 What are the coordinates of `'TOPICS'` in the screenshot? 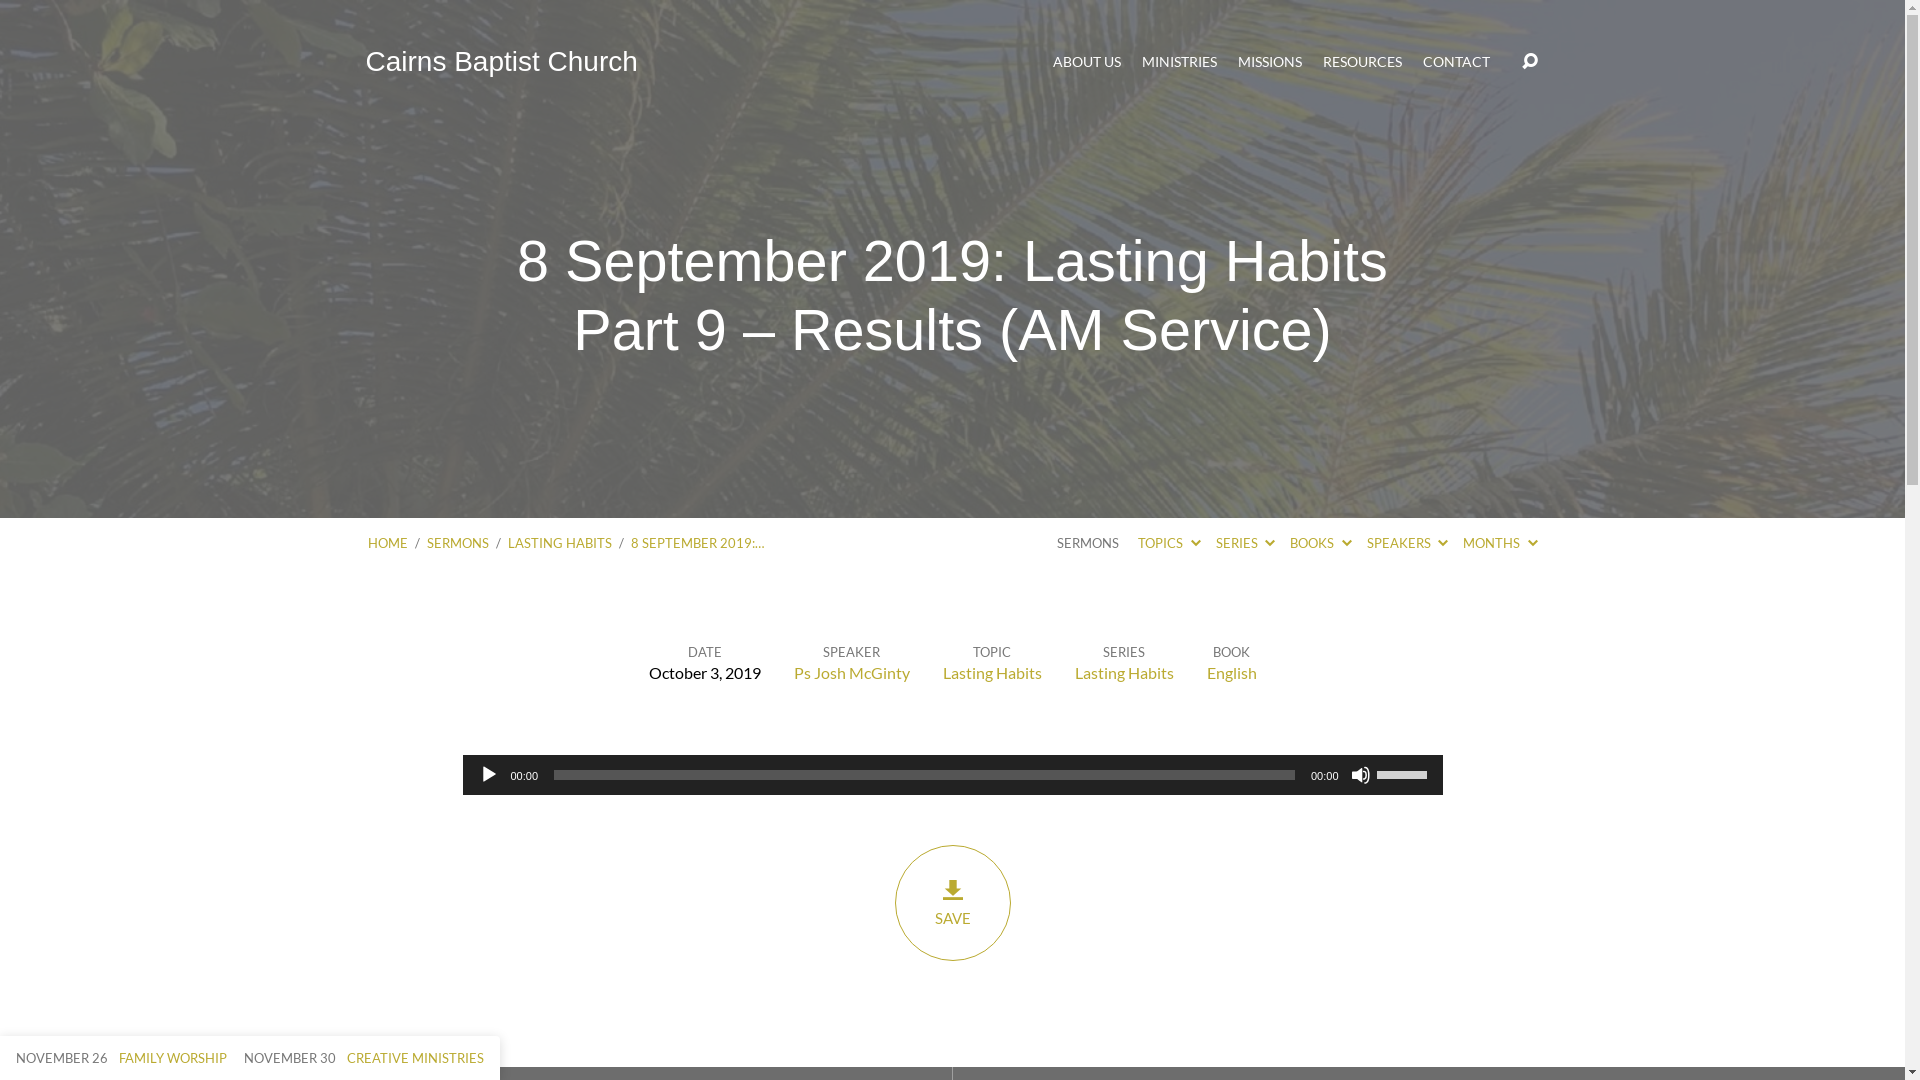 It's located at (1169, 543).